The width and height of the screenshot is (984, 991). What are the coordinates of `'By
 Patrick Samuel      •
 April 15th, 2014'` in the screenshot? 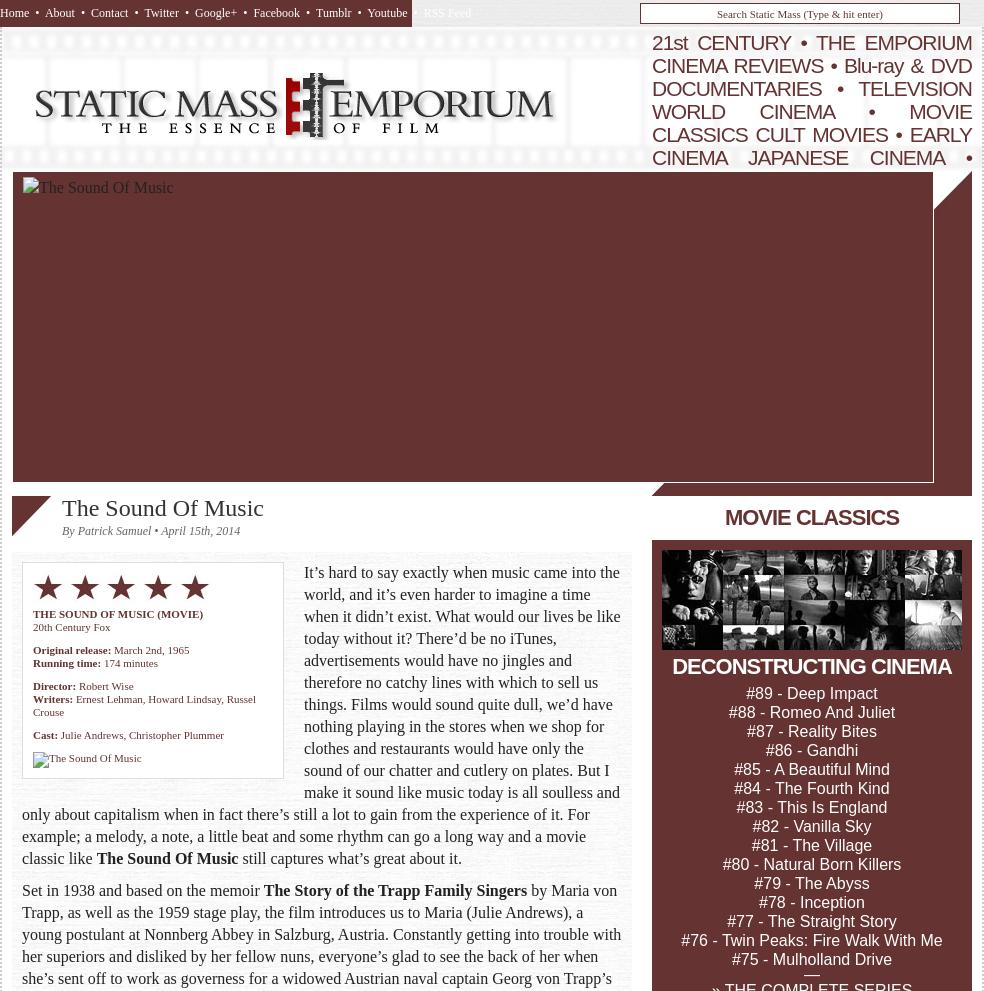 It's located at (60, 530).